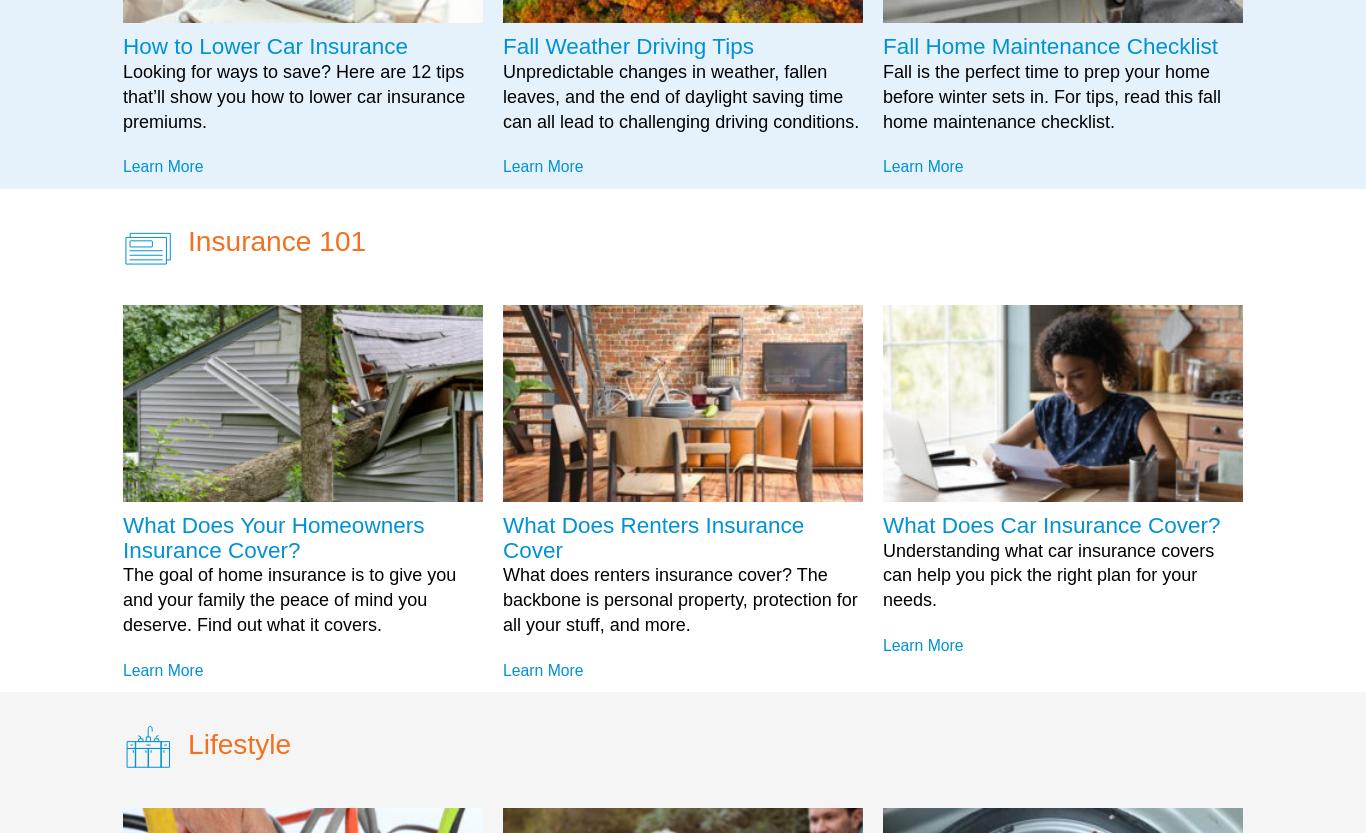 Image resolution: width=1366 pixels, height=833 pixels. What do you see at coordinates (626, 46) in the screenshot?
I see `'Fall Weather Driving Tips'` at bounding box center [626, 46].